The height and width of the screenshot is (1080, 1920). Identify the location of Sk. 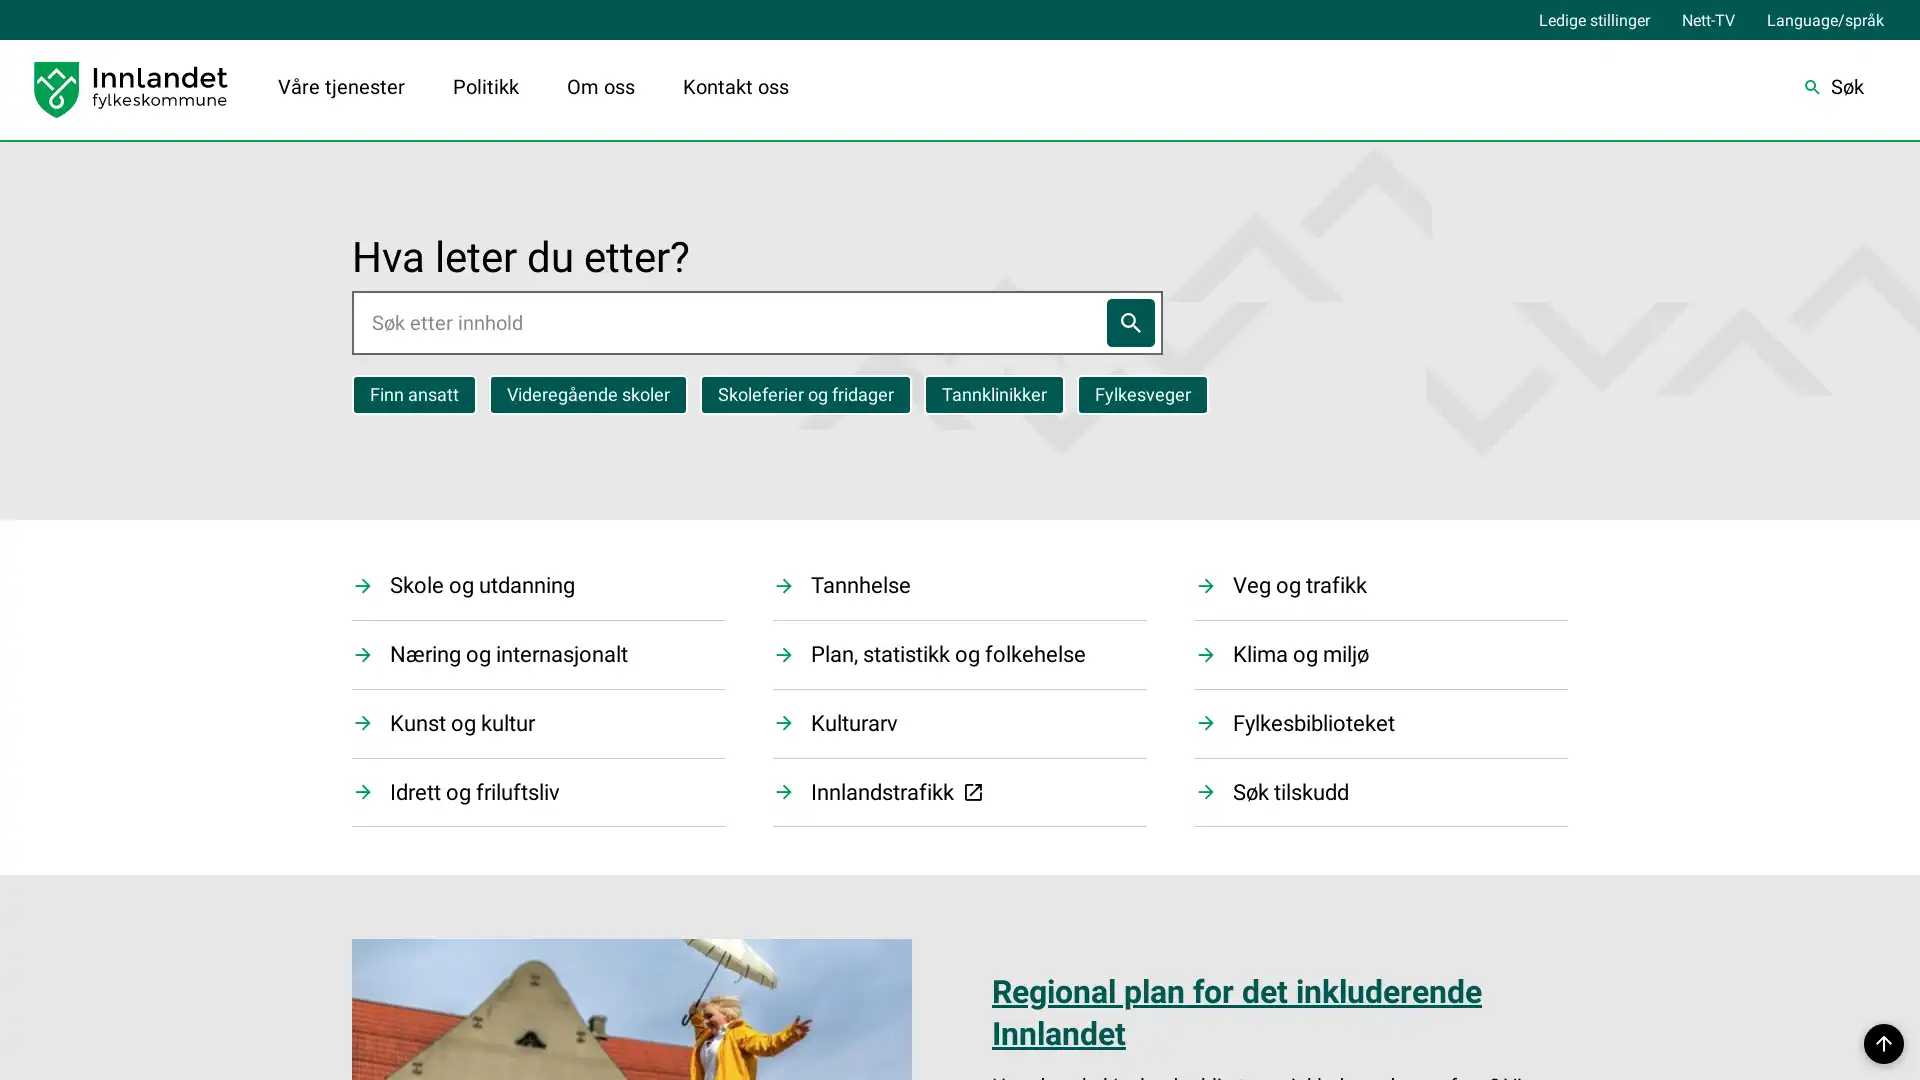
(1129, 320).